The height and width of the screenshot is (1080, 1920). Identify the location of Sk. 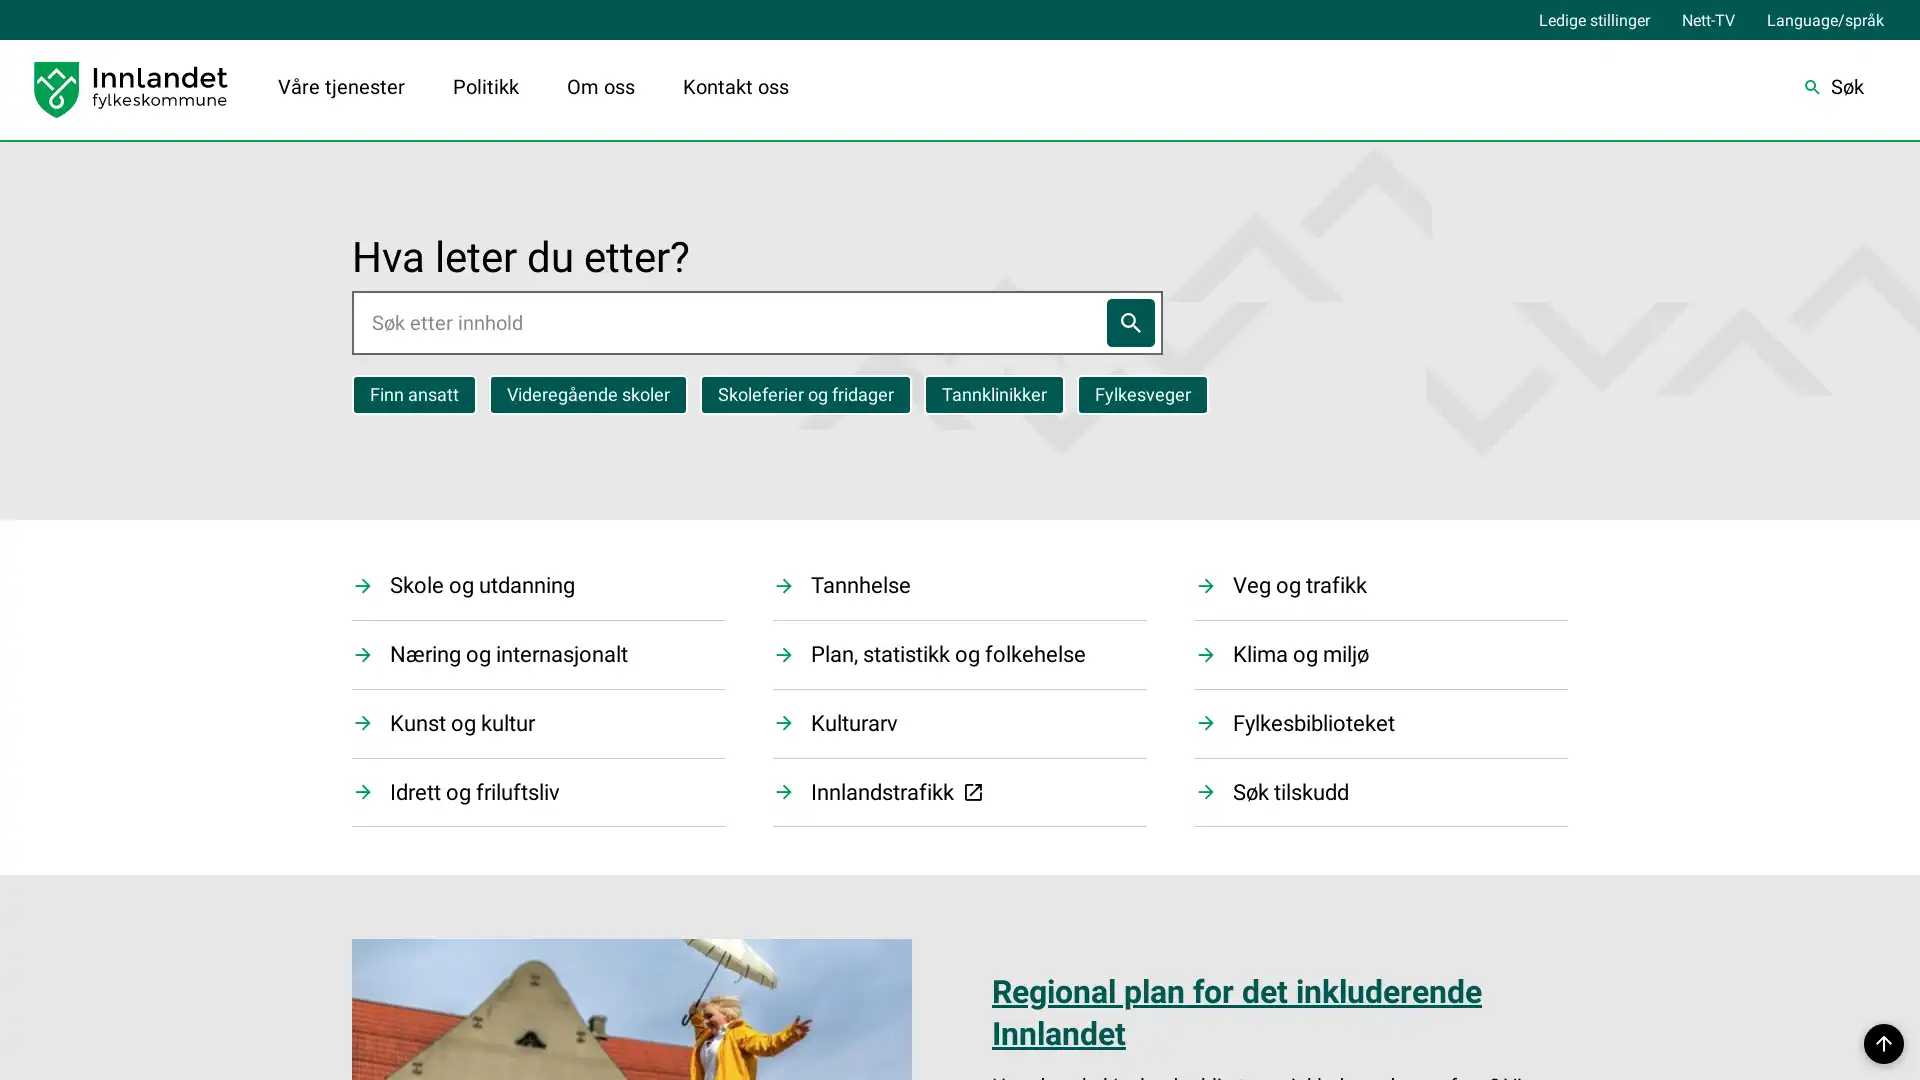
(1129, 320).